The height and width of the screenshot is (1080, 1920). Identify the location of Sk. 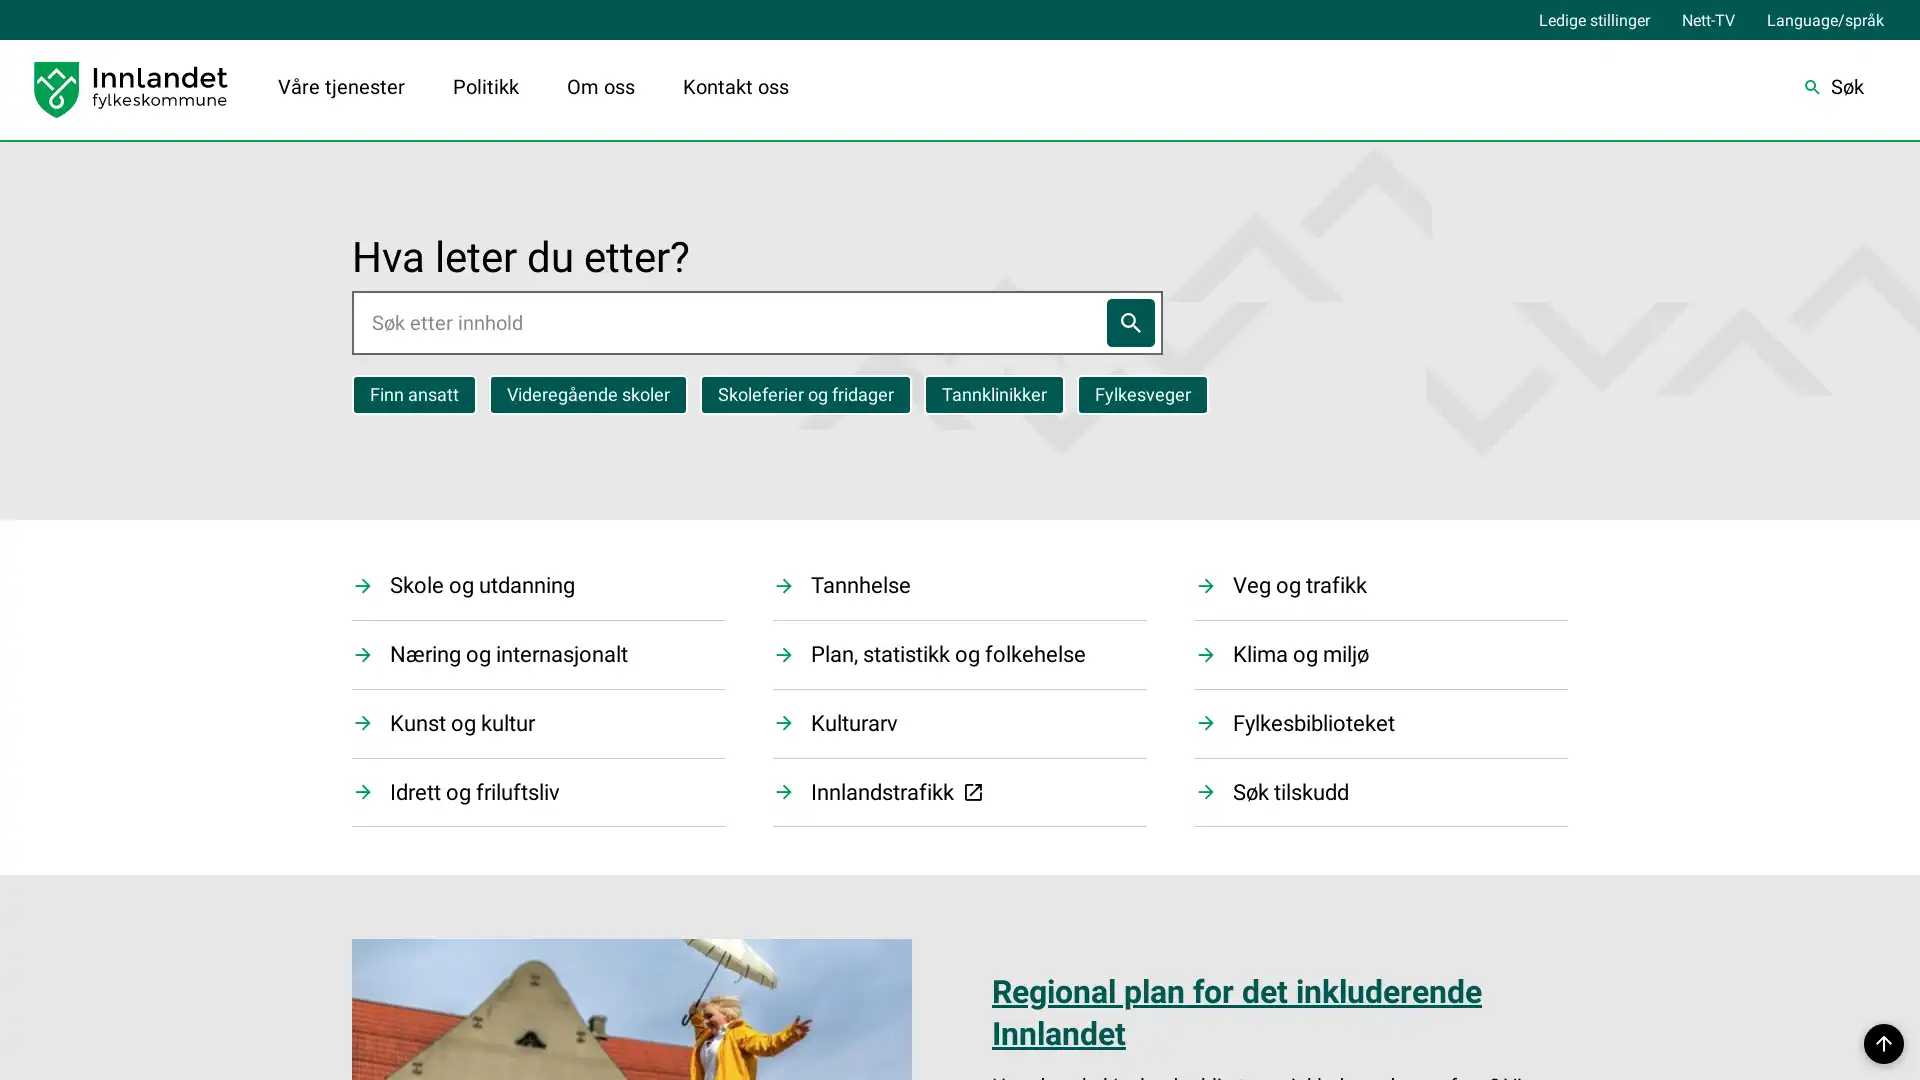
(1129, 320).